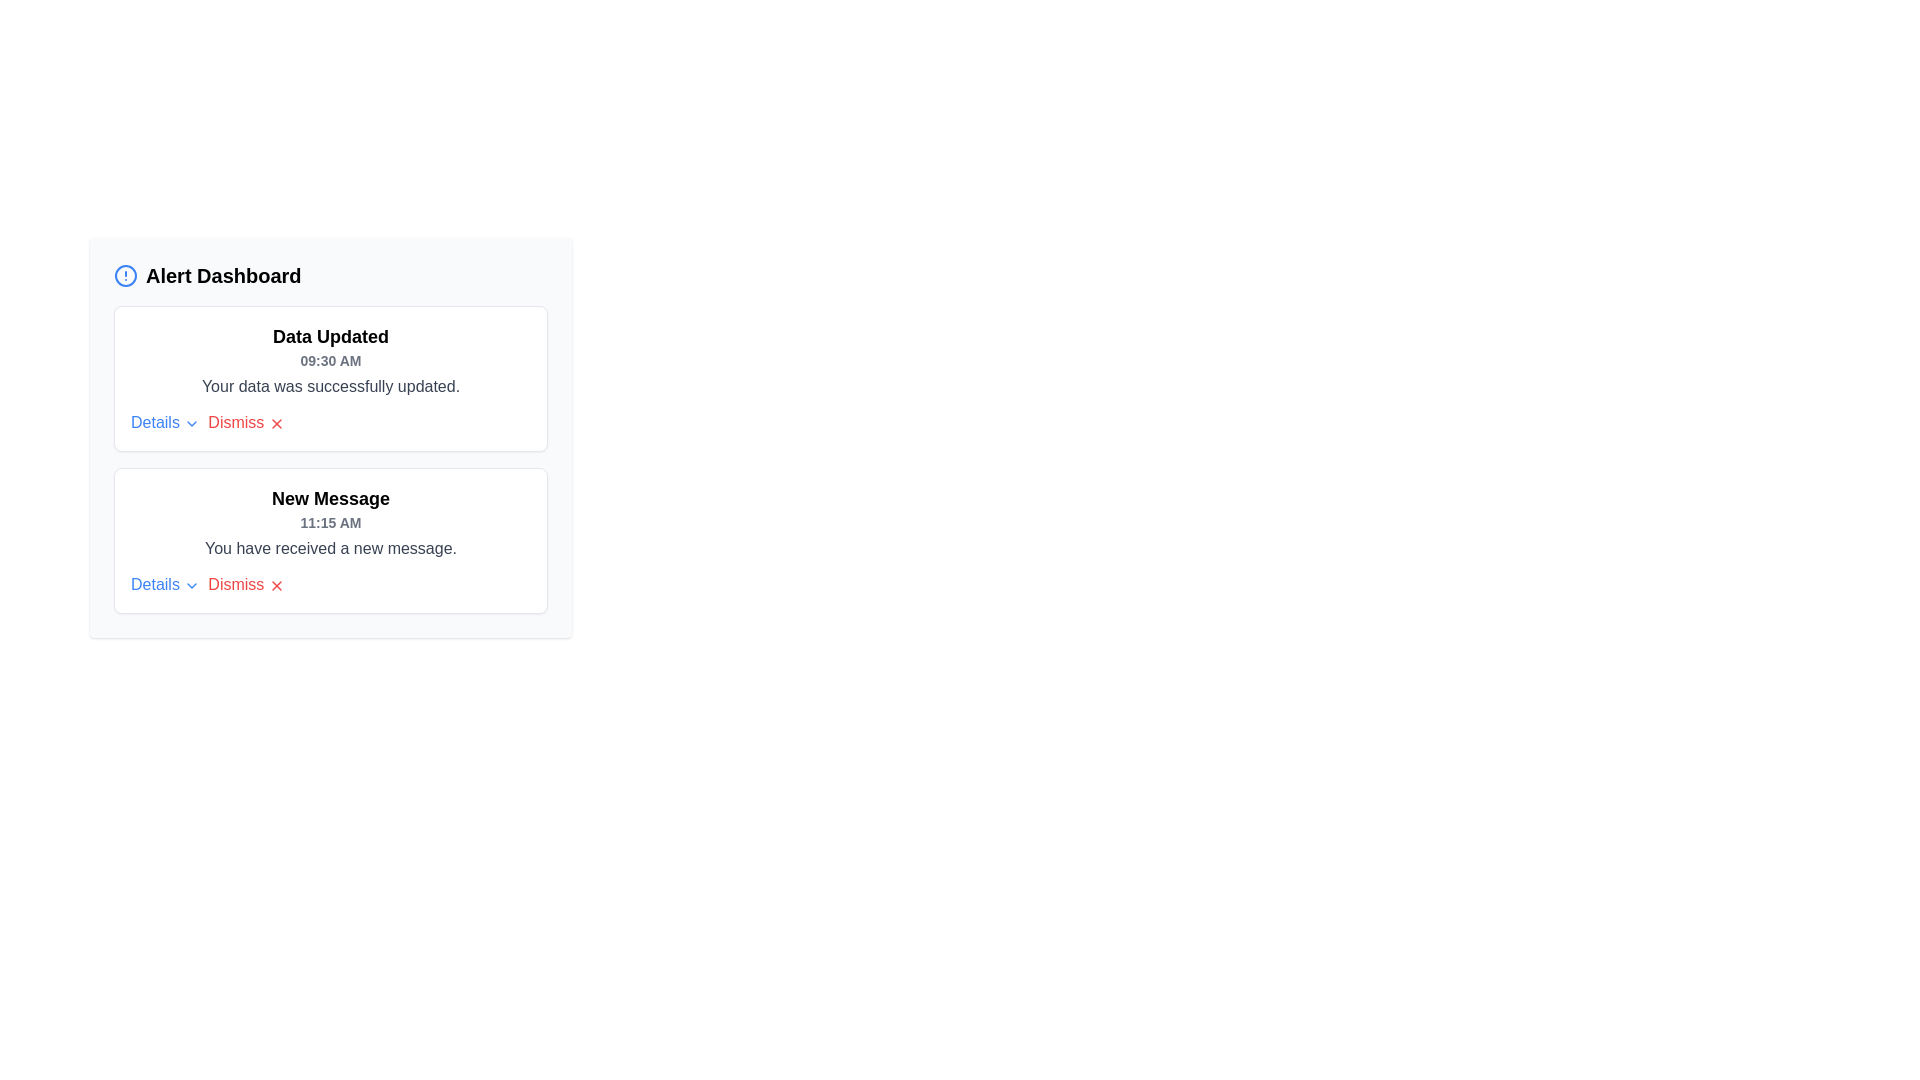  What do you see at coordinates (245, 585) in the screenshot?
I see `the 'Dismiss' text link, which is styled in red and located next to a cross icon` at bounding box center [245, 585].